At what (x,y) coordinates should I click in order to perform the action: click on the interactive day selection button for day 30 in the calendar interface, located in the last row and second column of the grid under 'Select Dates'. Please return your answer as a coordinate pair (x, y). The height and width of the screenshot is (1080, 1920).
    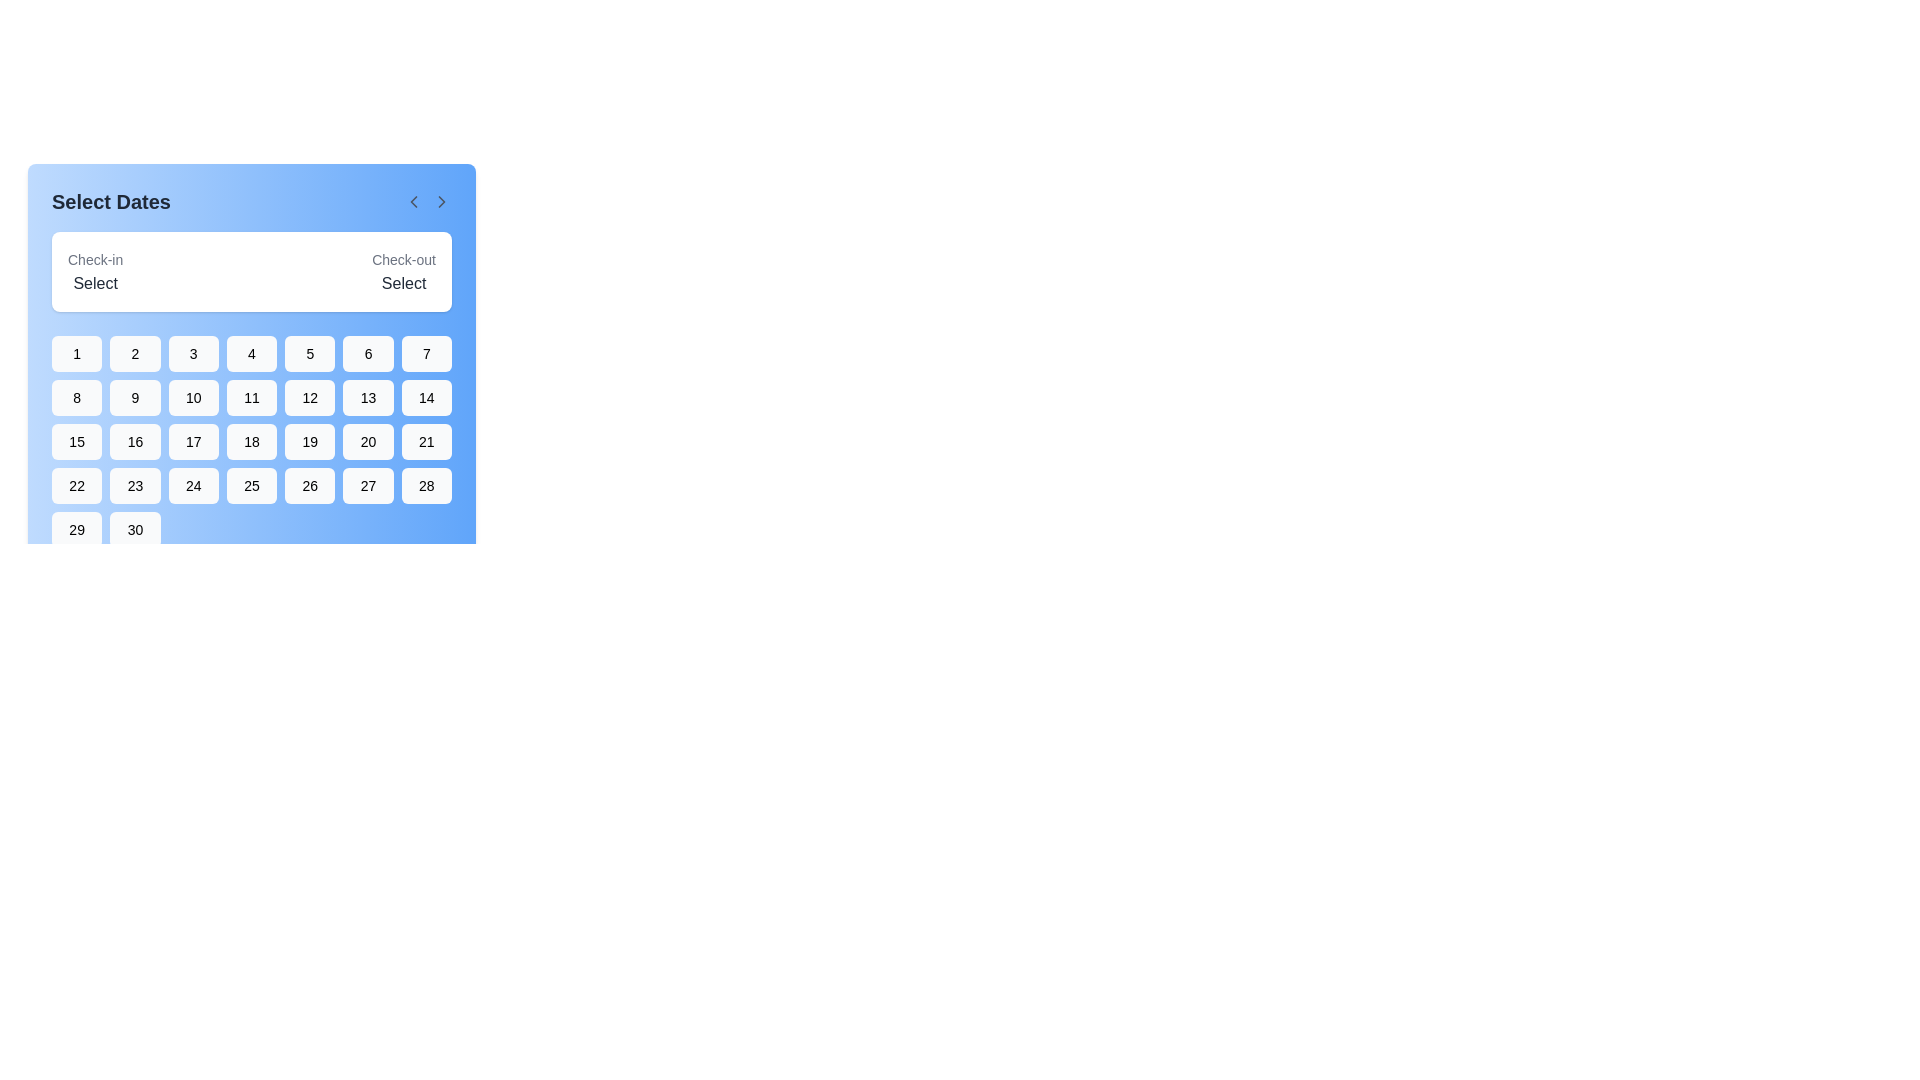
    Looking at the image, I should click on (134, 528).